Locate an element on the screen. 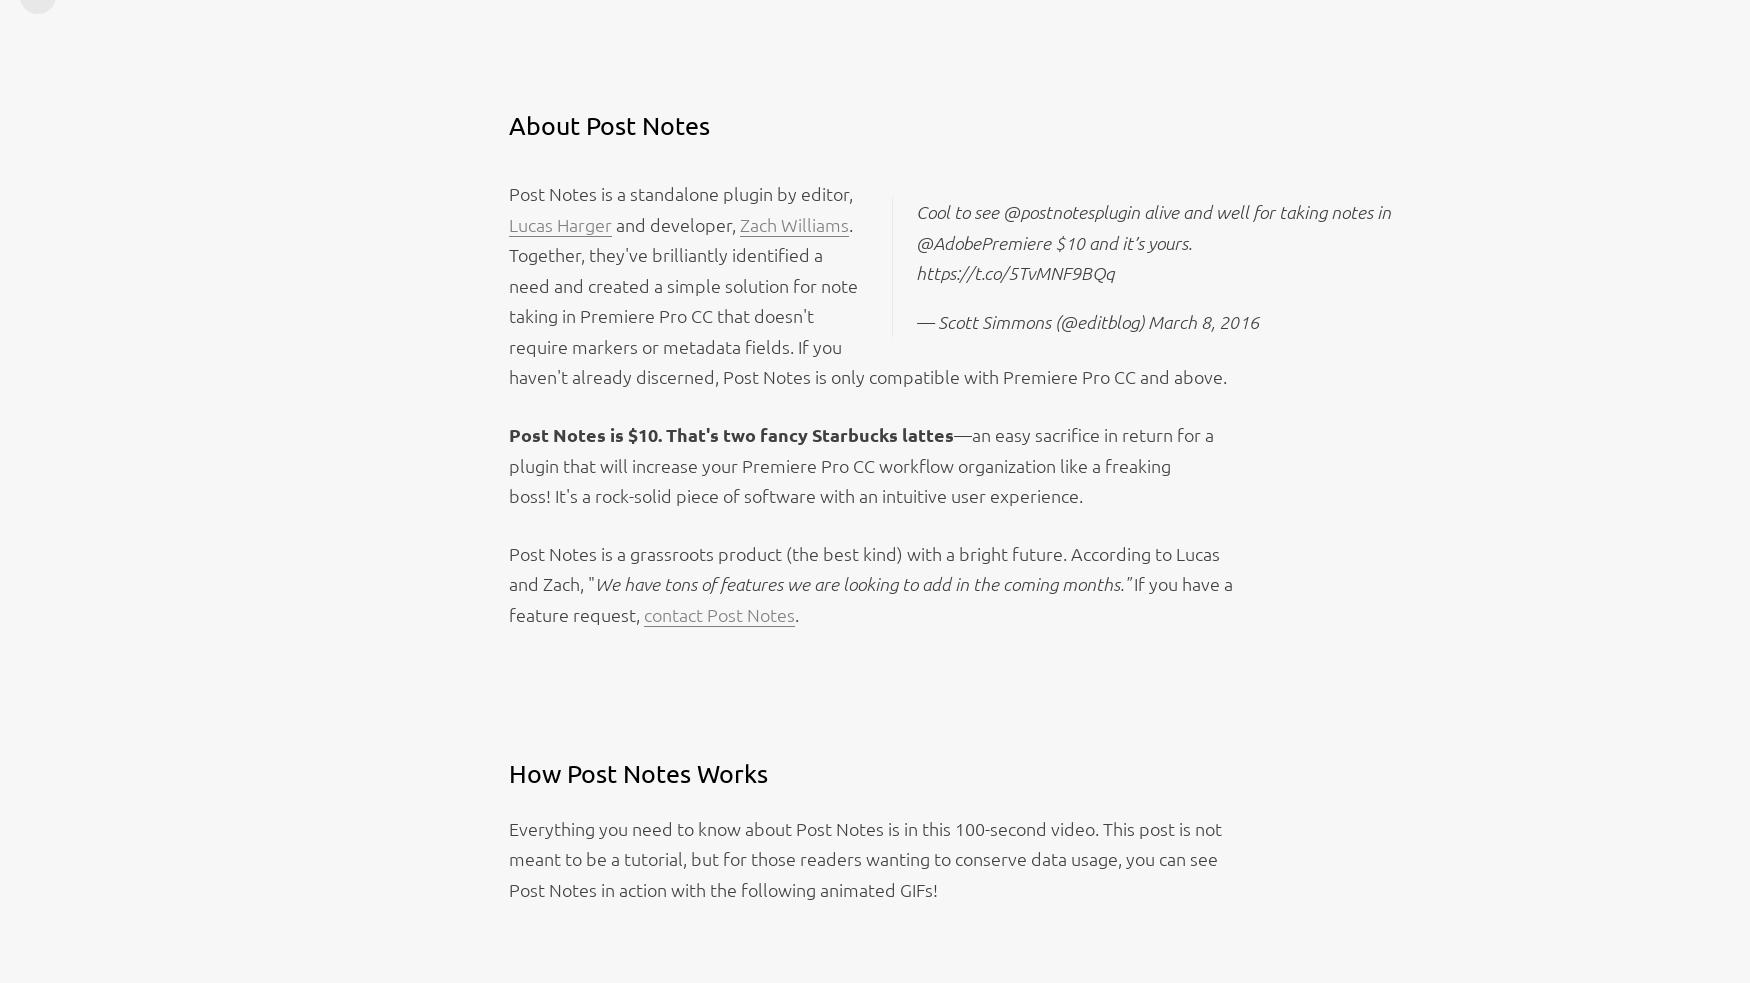  'Cool to see' is located at coordinates (914, 210).